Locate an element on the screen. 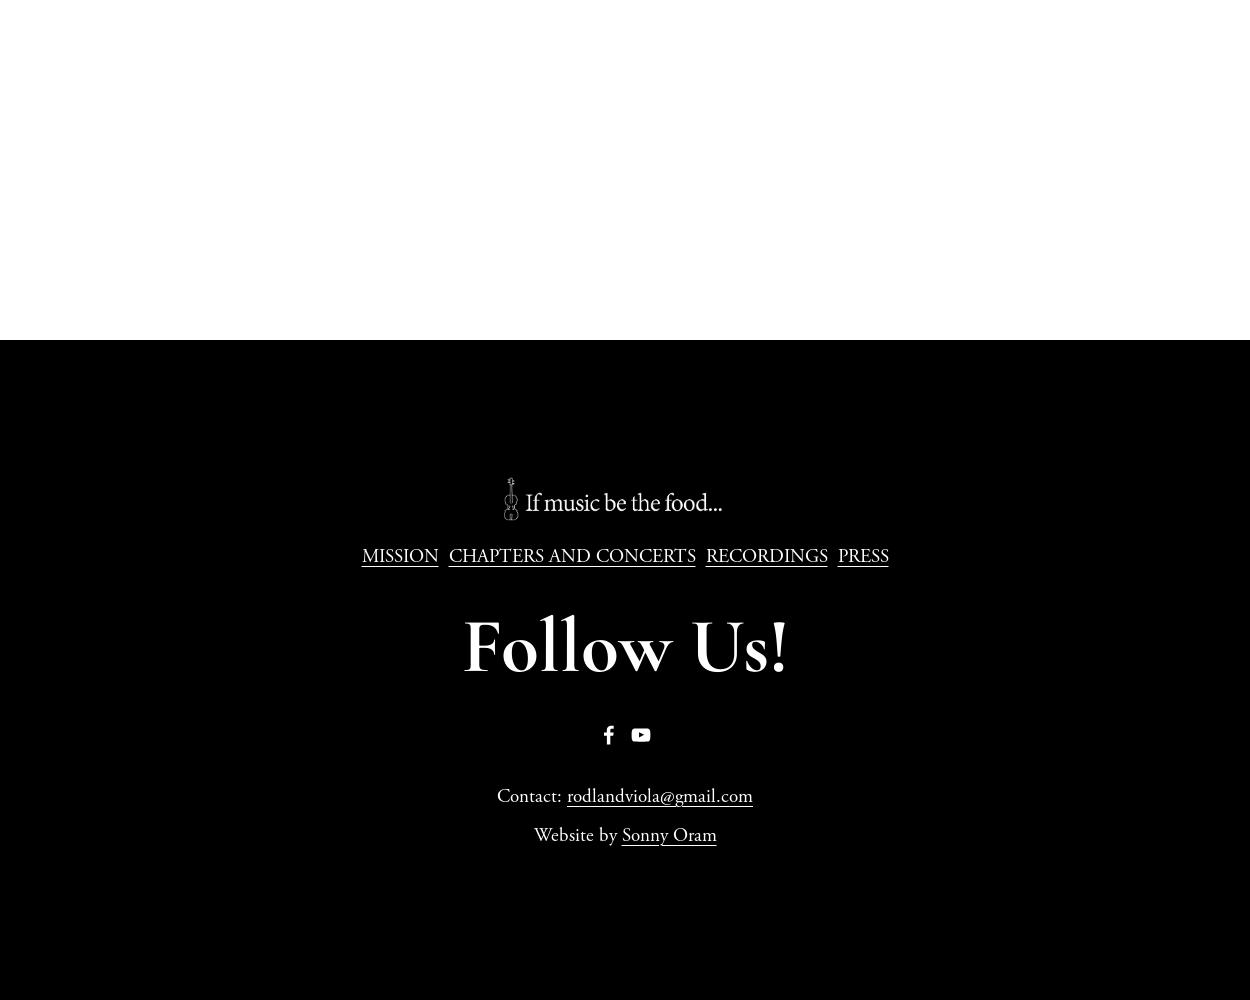 This screenshot has width=1250, height=1000. 'Contact:' is located at coordinates (532, 797).